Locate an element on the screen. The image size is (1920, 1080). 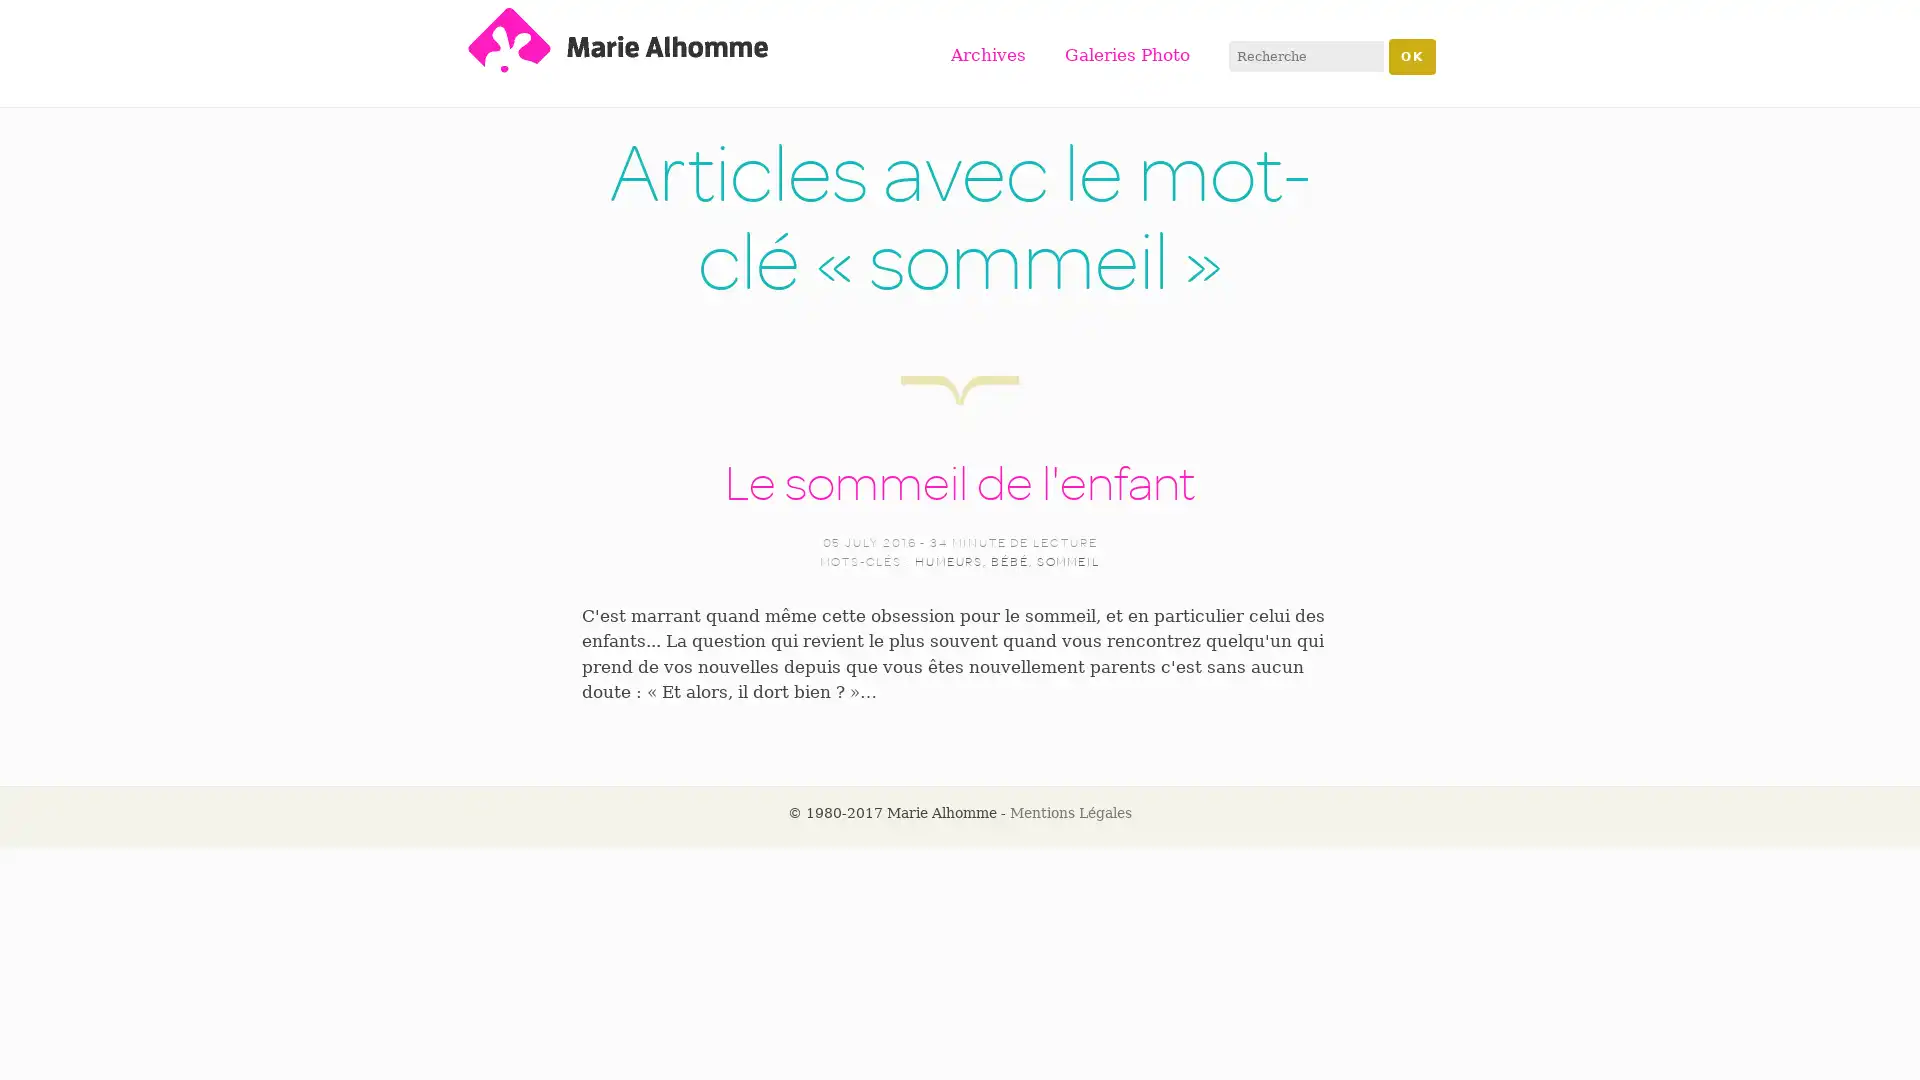
OK is located at coordinates (1410, 56).